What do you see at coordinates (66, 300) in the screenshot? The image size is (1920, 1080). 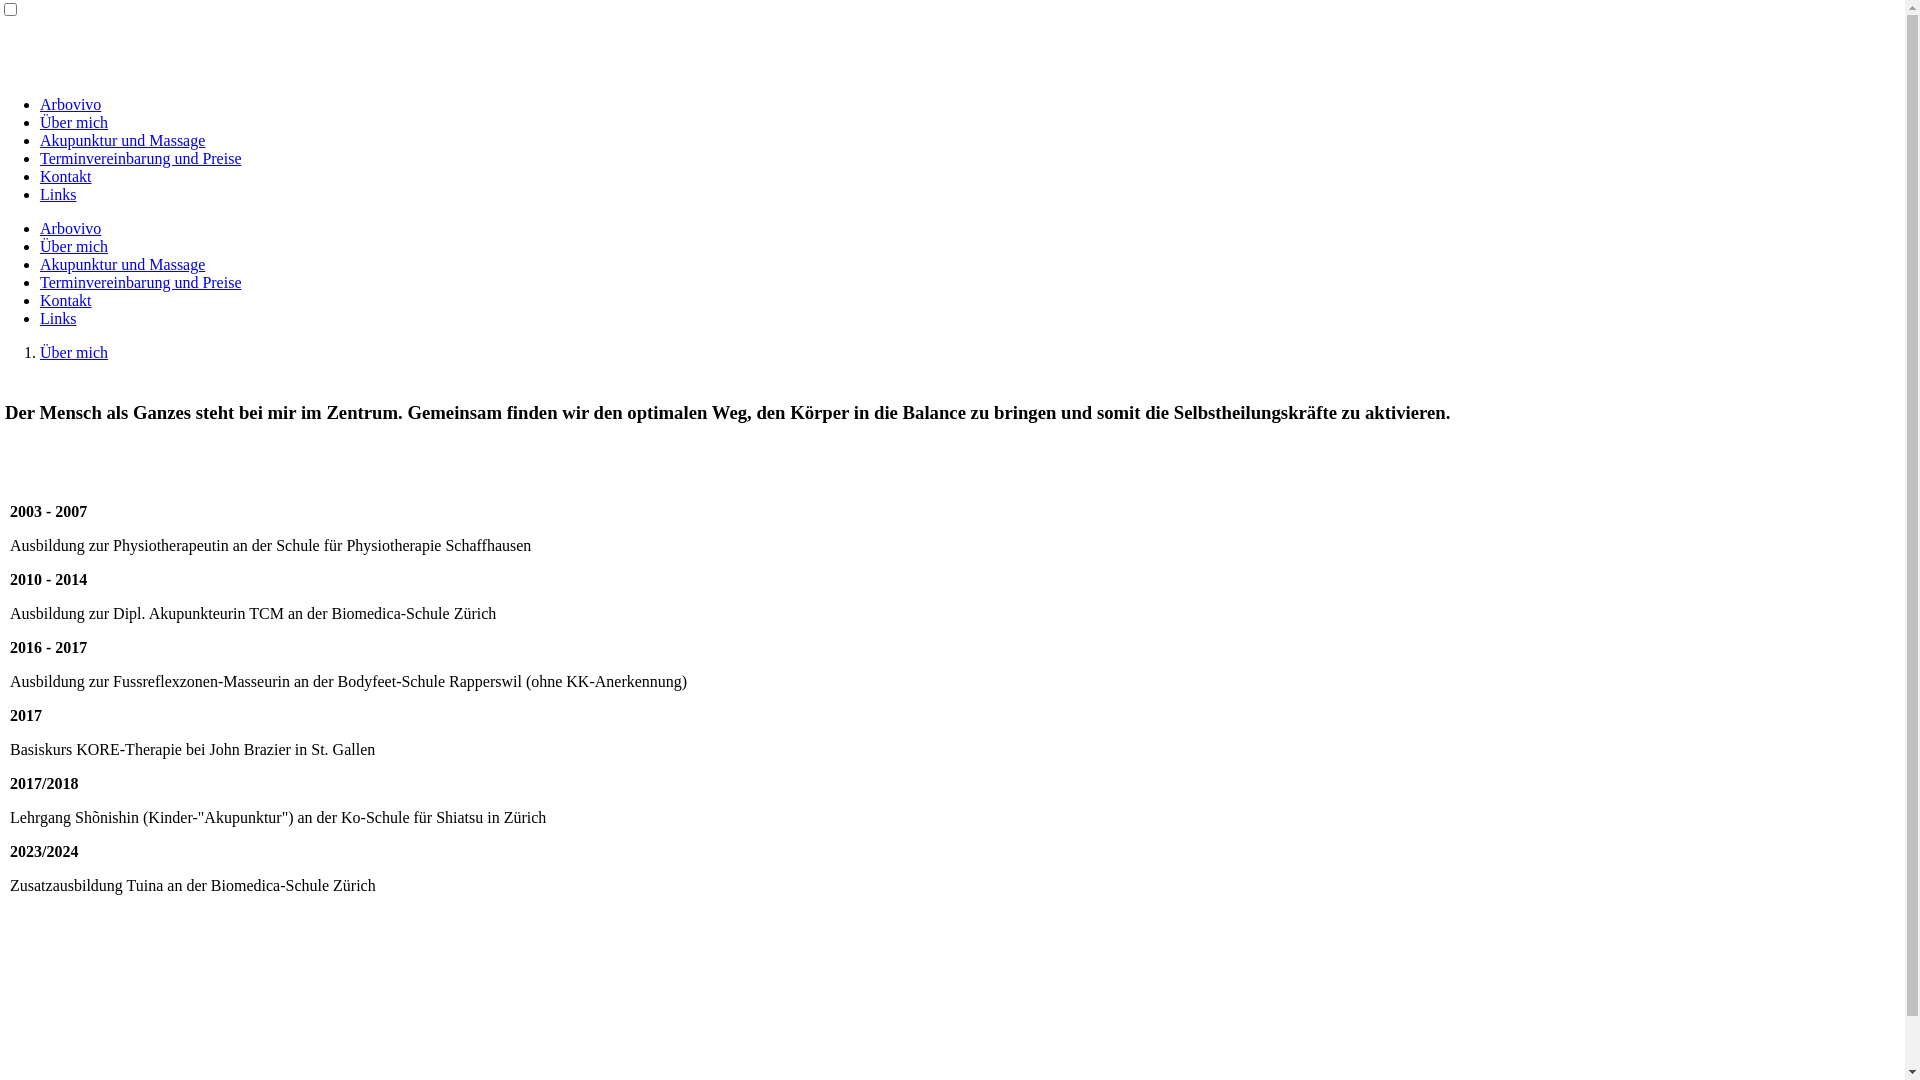 I see `'Kontakt'` at bounding box center [66, 300].